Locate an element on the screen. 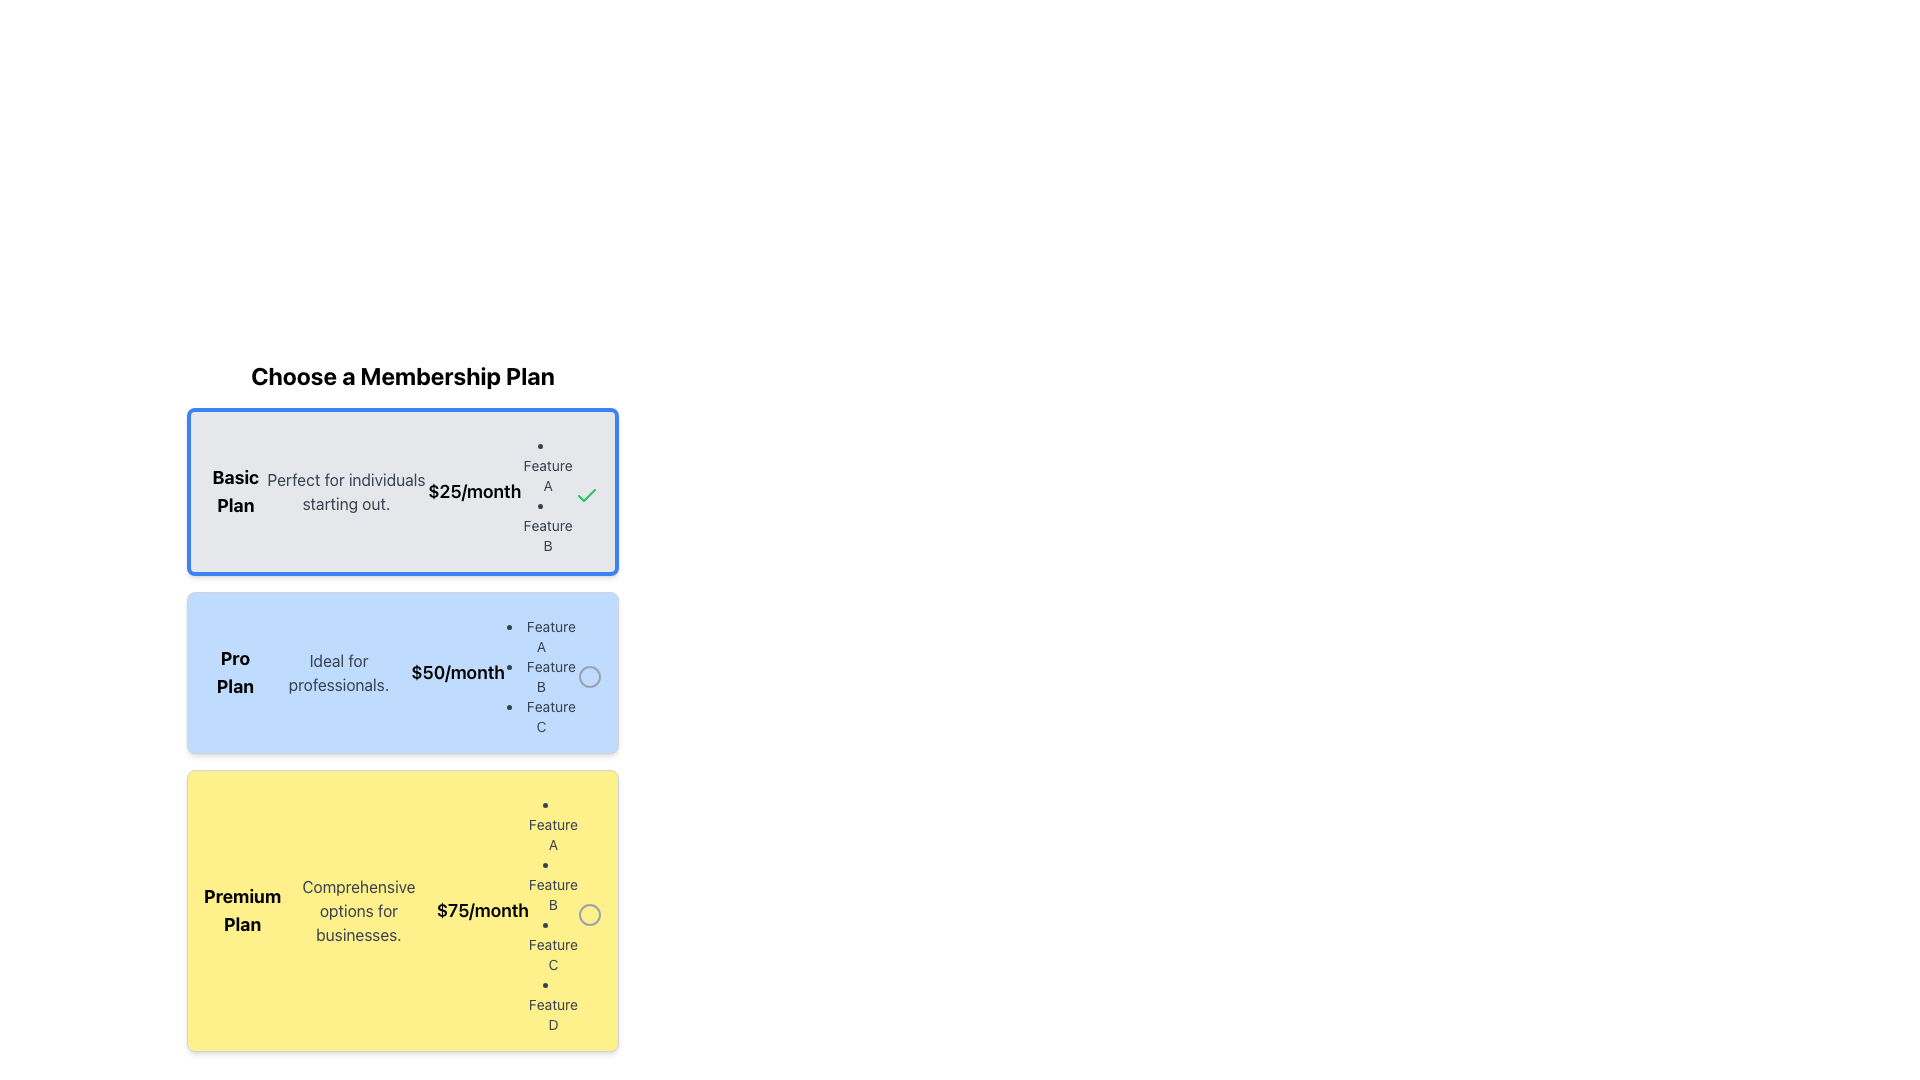 This screenshot has height=1080, width=1920. details of the 'Basic Plan' membership card, which is the topmost card in the membership options stack, for decision-making is located at coordinates (402, 492).